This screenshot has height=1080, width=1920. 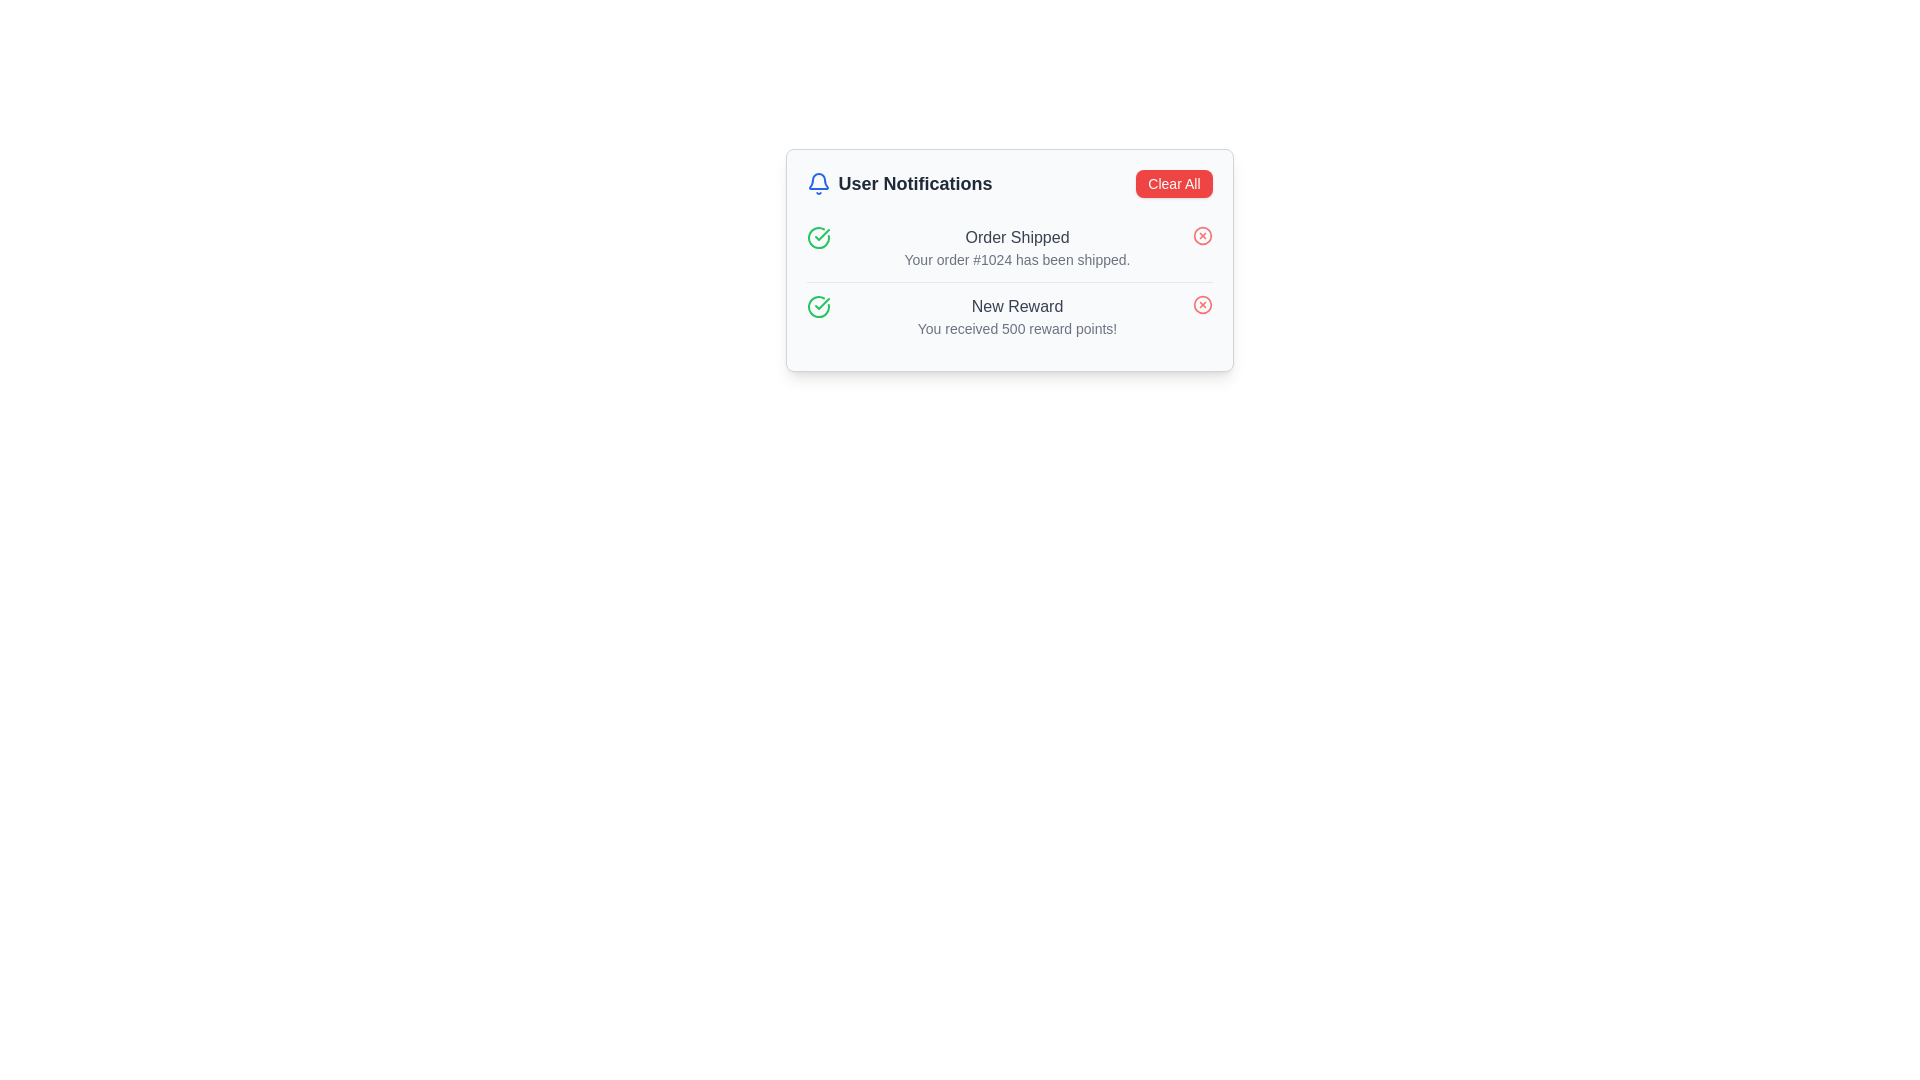 What do you see at coordinates (1174, 184) in the screenshot?
I see `the clear notifications button located on the far right side of the 'User Notifications' section` at bounding box center [1174, 184].